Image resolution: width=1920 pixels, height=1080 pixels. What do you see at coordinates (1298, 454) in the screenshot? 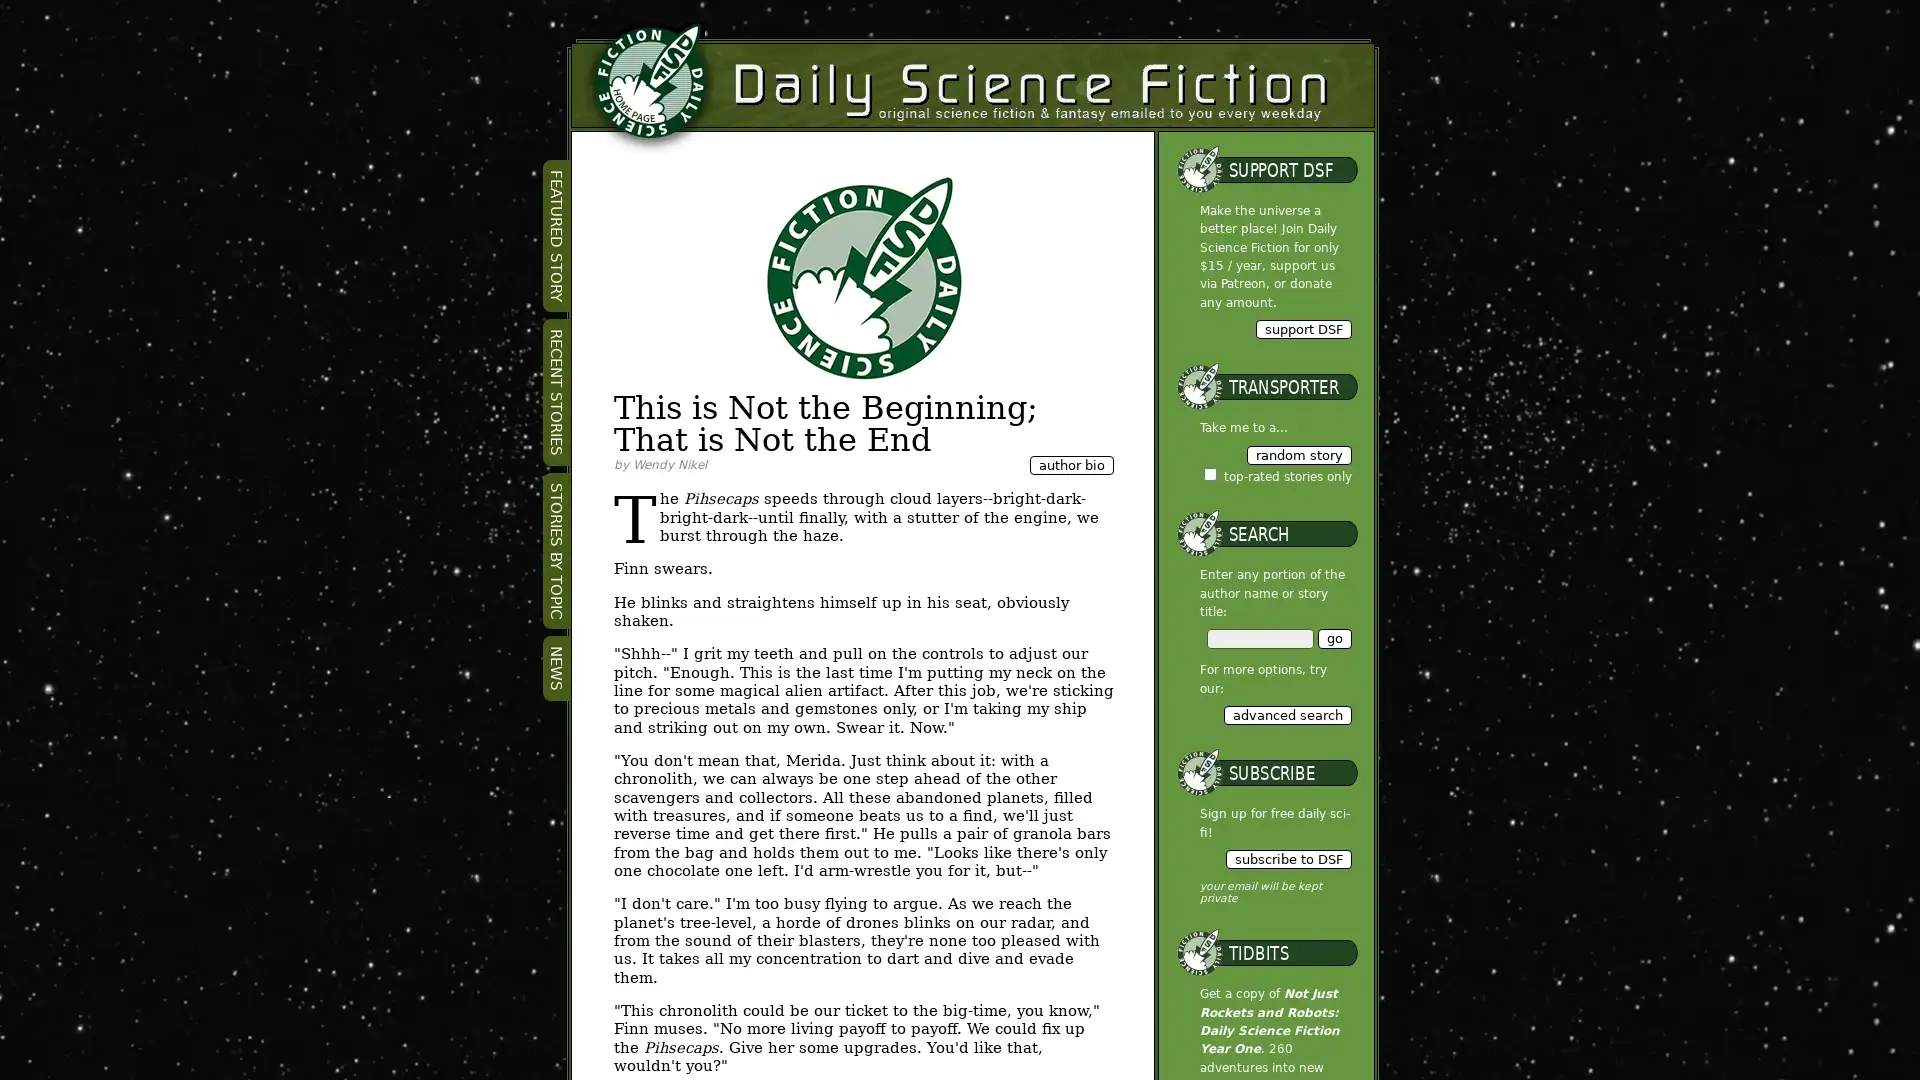
I see `random story` at bounding box center [1298, 454].